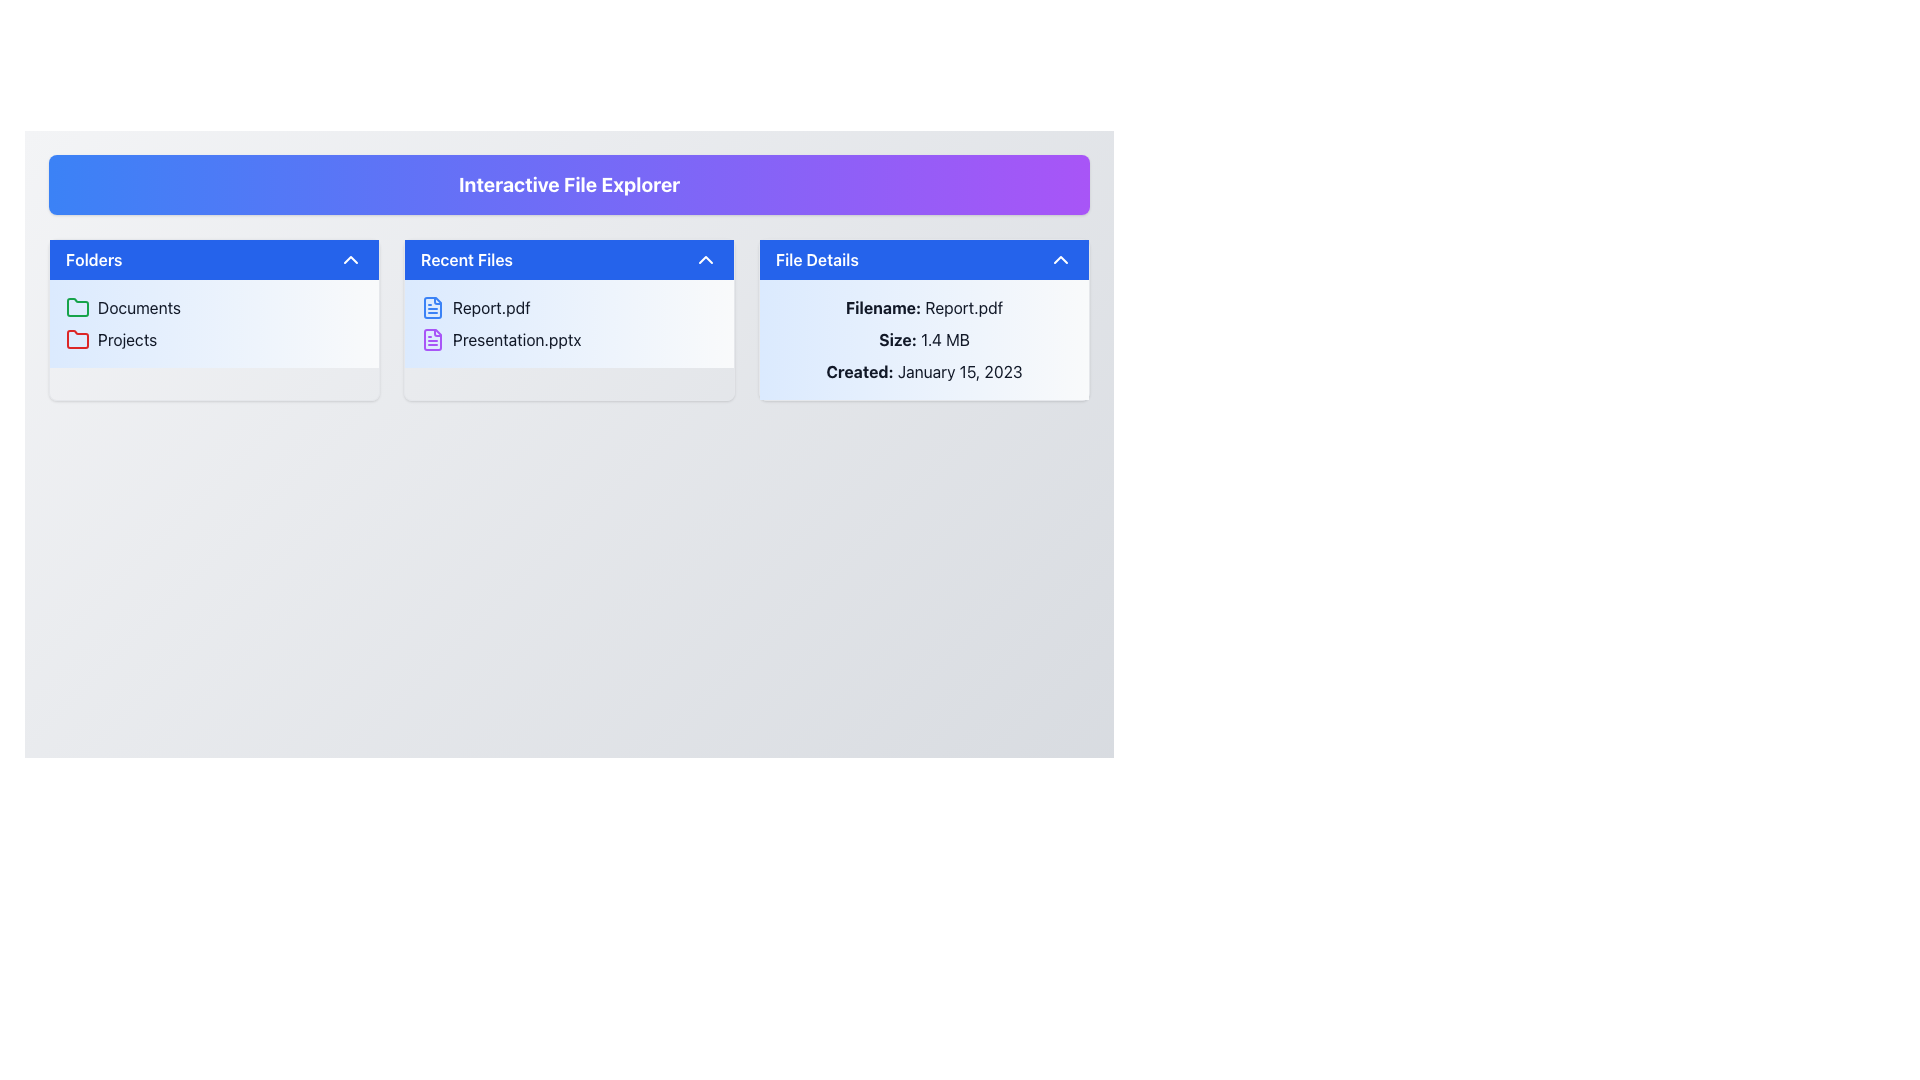  Describe the element at coordinates (491, 308) in the screenshot. I see `the 'Report.pdf' text label, which is the first file entry` at that location.